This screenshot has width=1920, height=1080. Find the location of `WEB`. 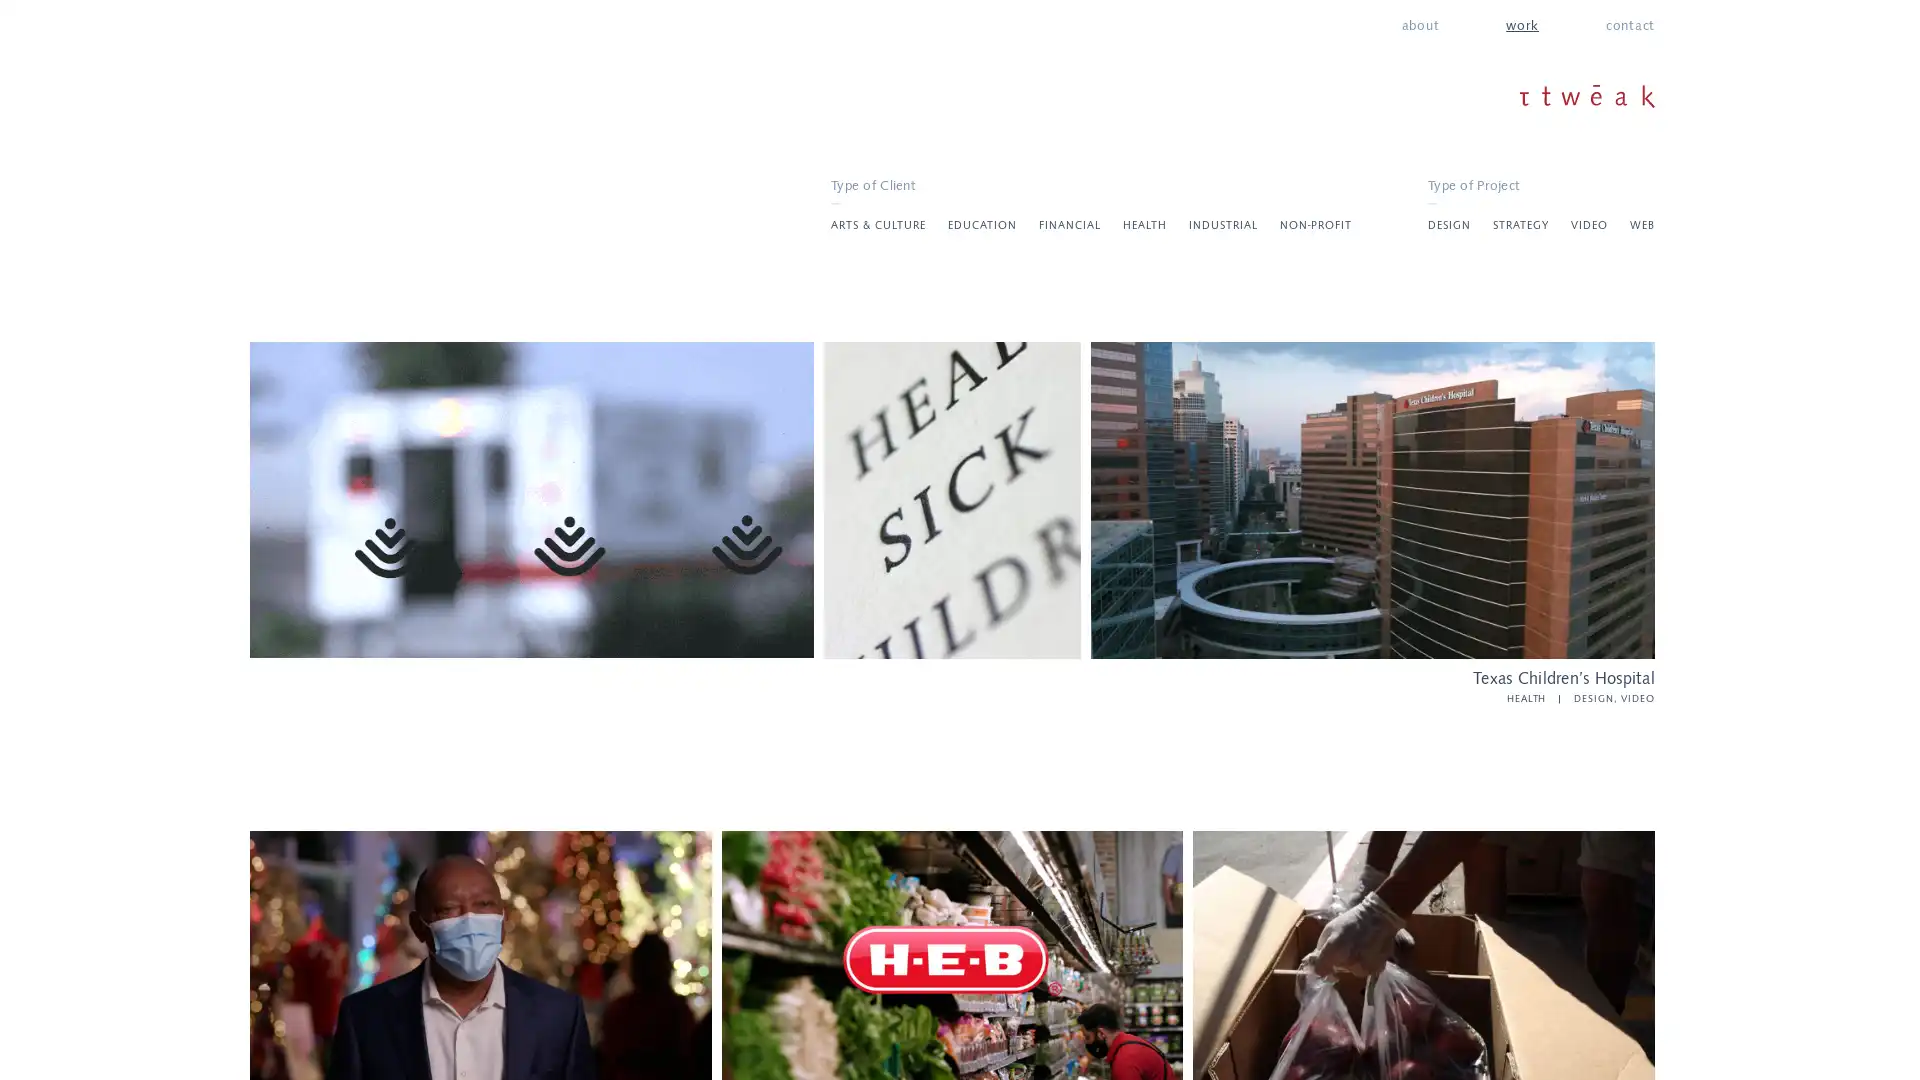

WEB is located at coordinates (1642, 225).